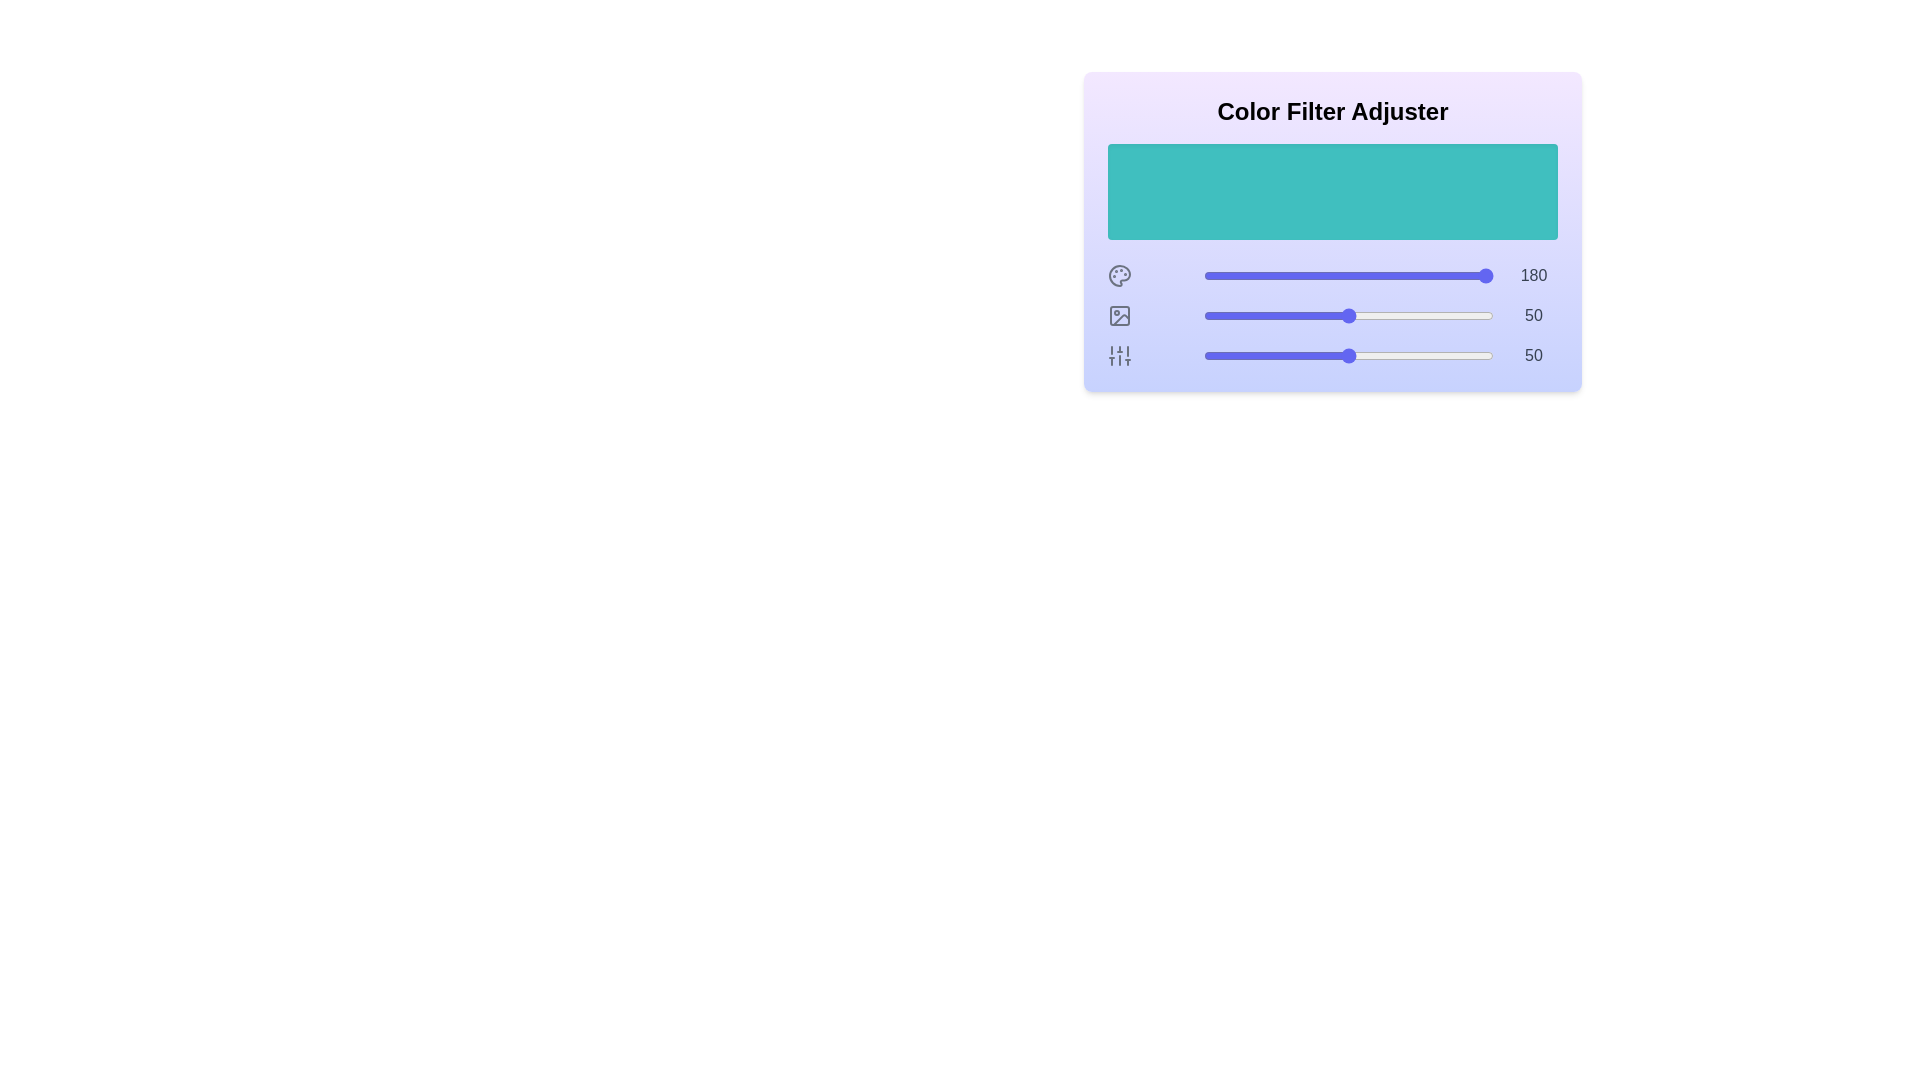 The image size is (1920, 1080). What do you see at coordinates (1459, 315) in the screenshot?
I see `the lightness slider to 88%` at bounding box center [1459, 315].